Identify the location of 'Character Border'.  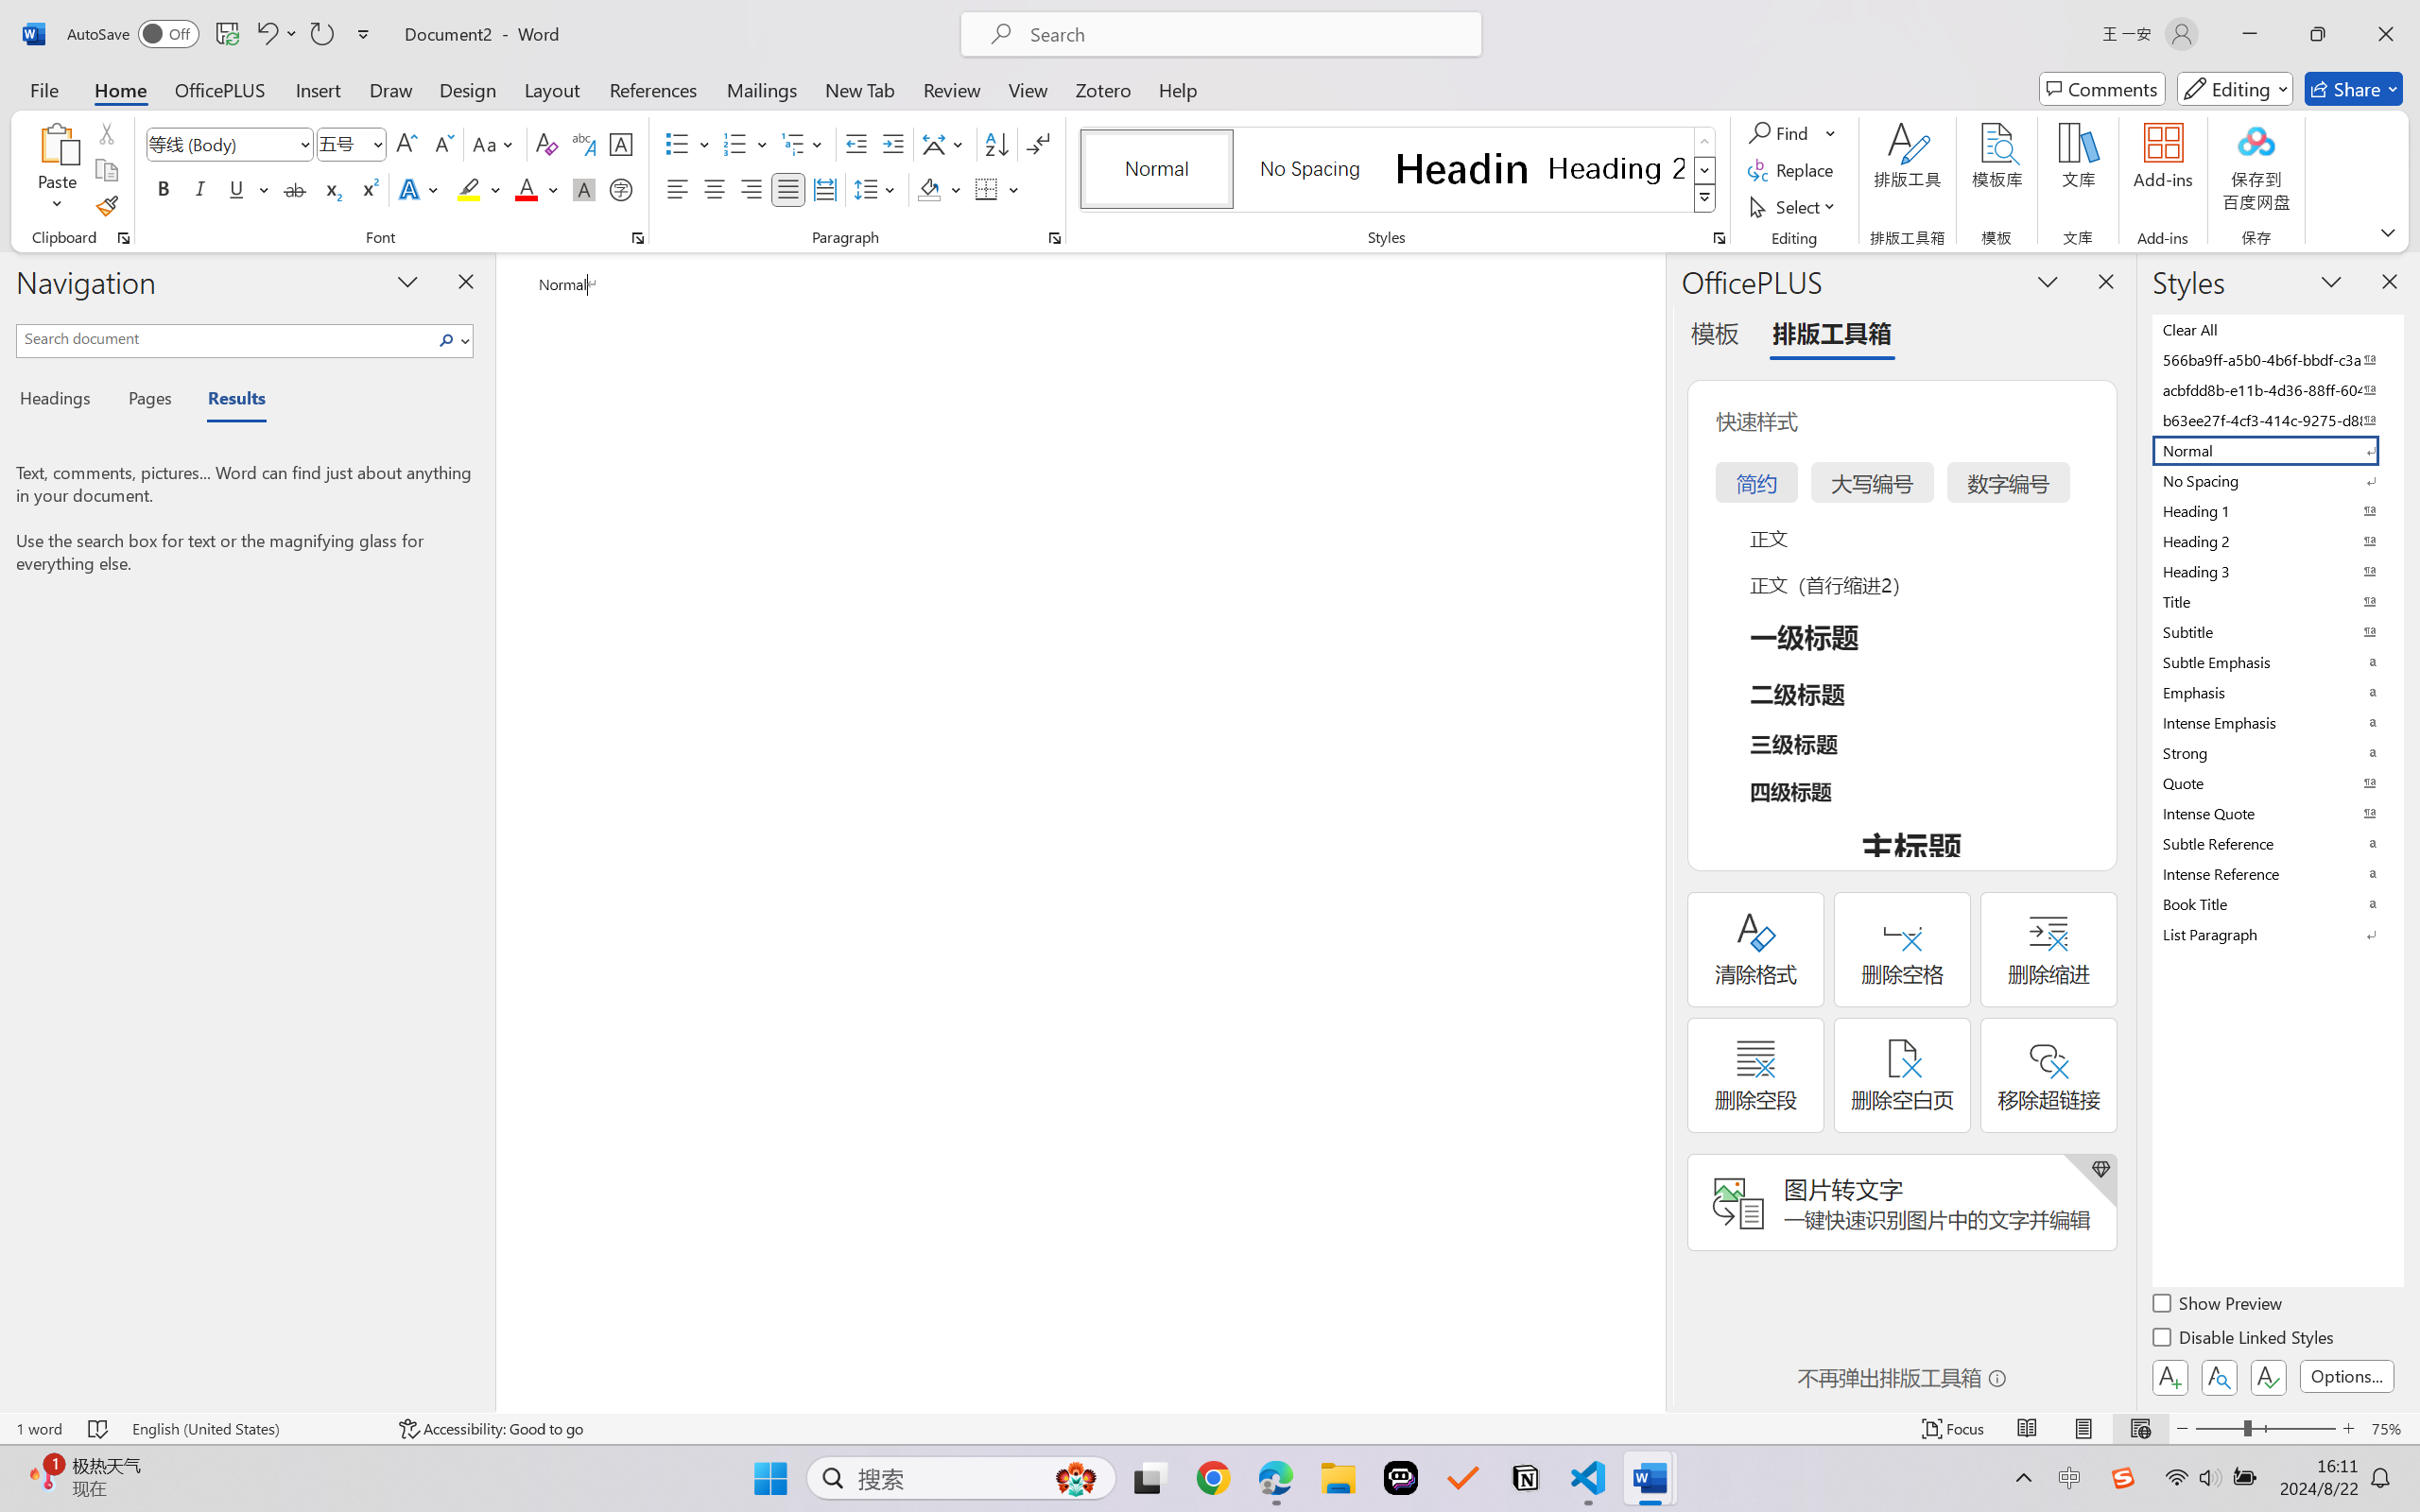
(621, 144).